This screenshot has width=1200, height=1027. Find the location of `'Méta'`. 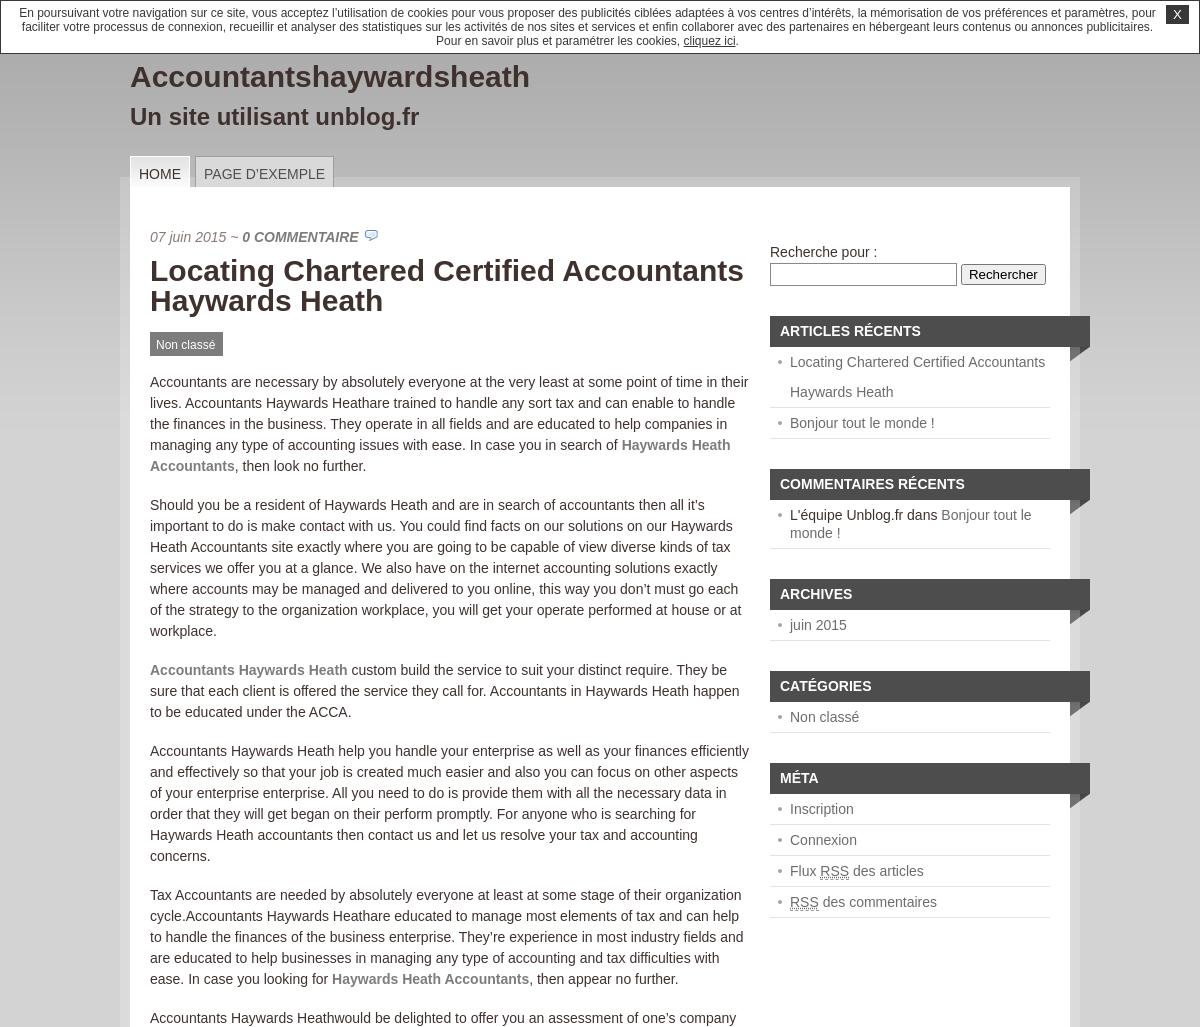

'Méta' is located at coordinates (779, 776).